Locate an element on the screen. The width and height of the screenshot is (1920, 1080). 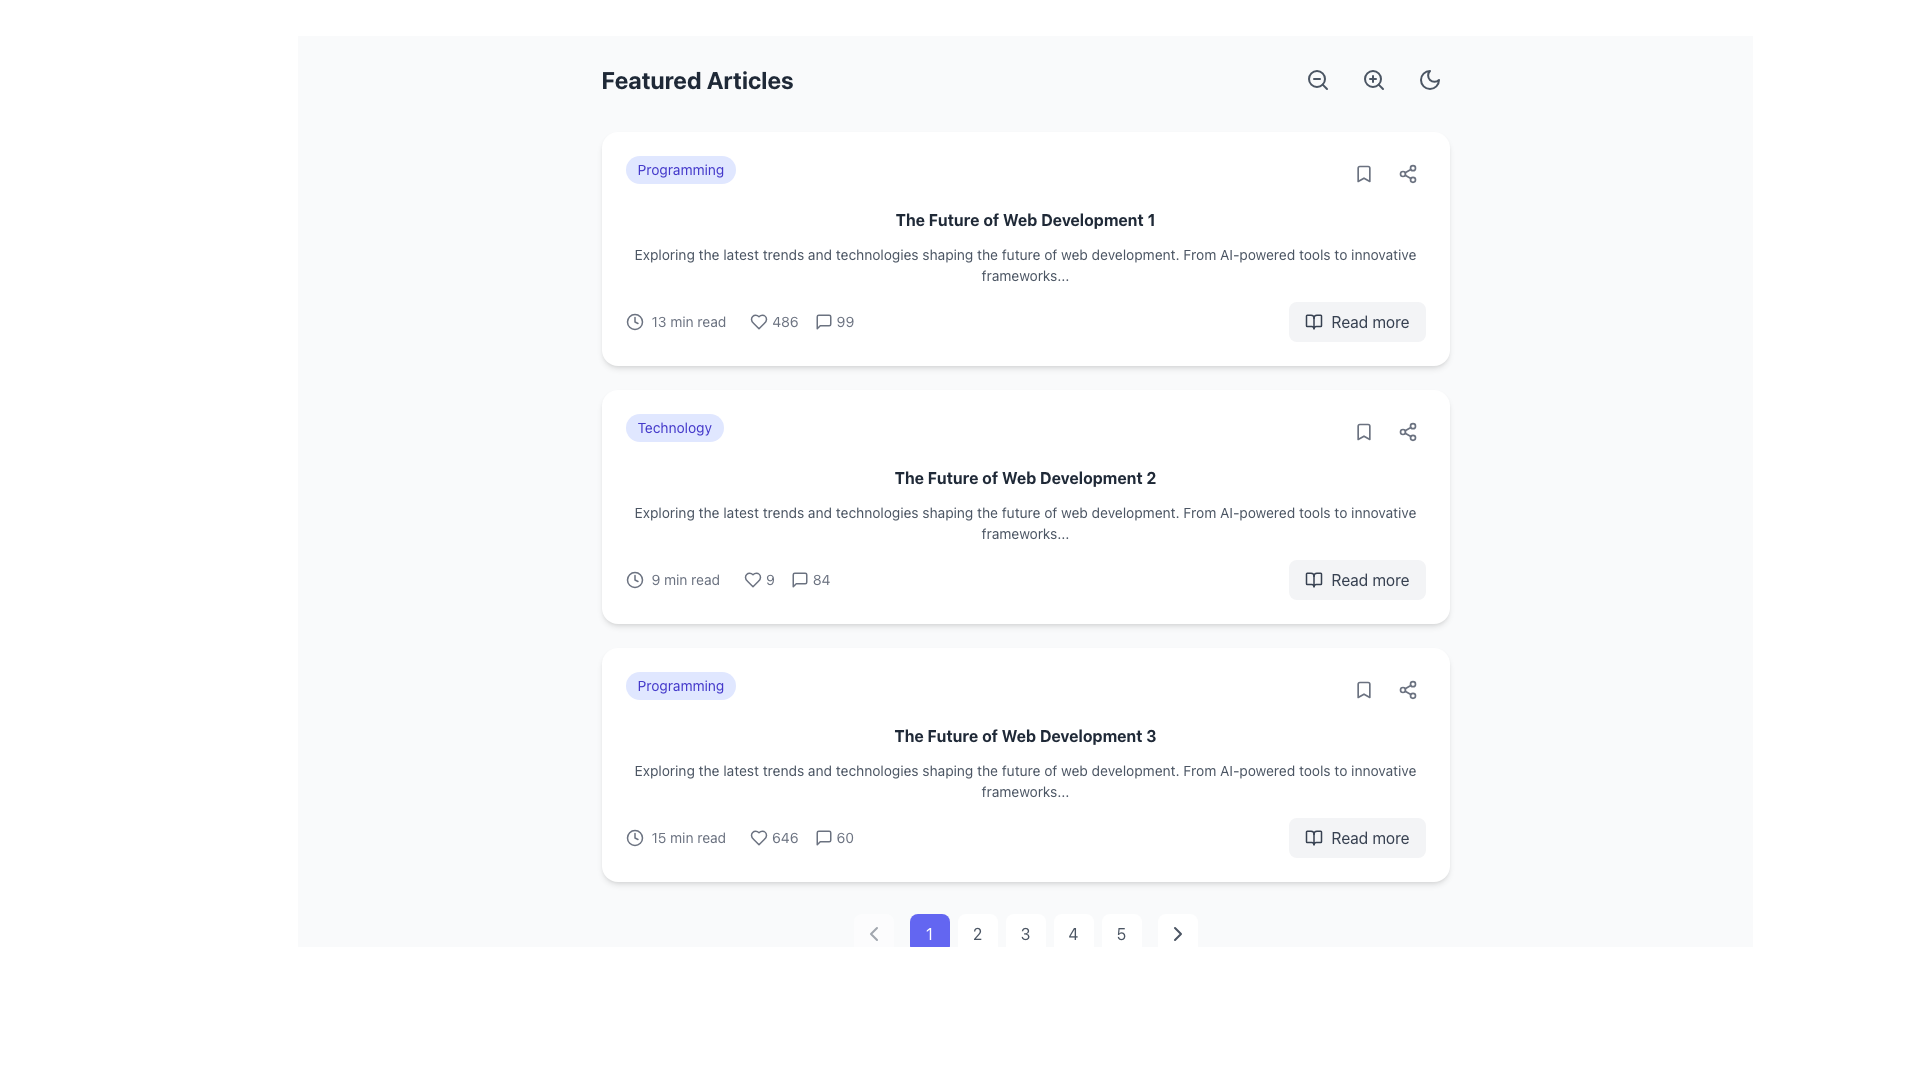
the heart icon with an outlined design in gray color, located next to the number '9' as part of the likes indicator is located at coordinates (752, 579).